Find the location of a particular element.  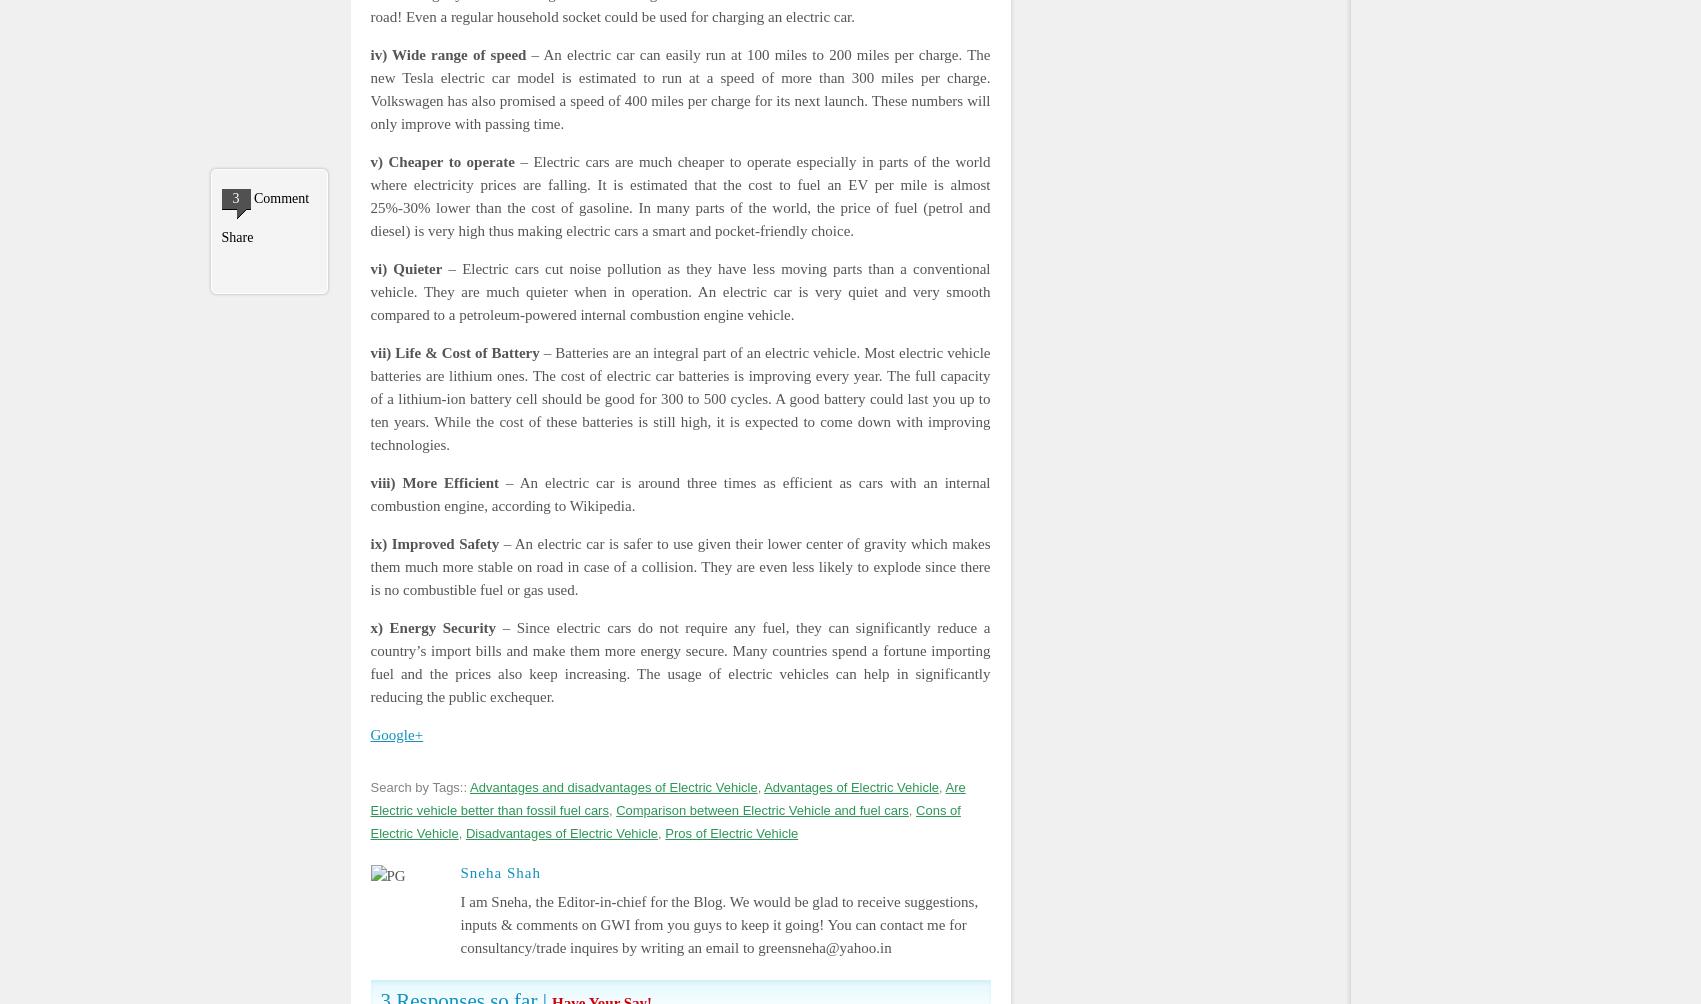

'I am Sneha, the Editor-in-chief for the Blog. We would be glad to receive suggestions, inputs & comments on GWI from you guys to keep it going! You can contact me for consultancy/trade inquires by writing an email to greensneha@yahoo.in' is located at coordinates (718, 923).